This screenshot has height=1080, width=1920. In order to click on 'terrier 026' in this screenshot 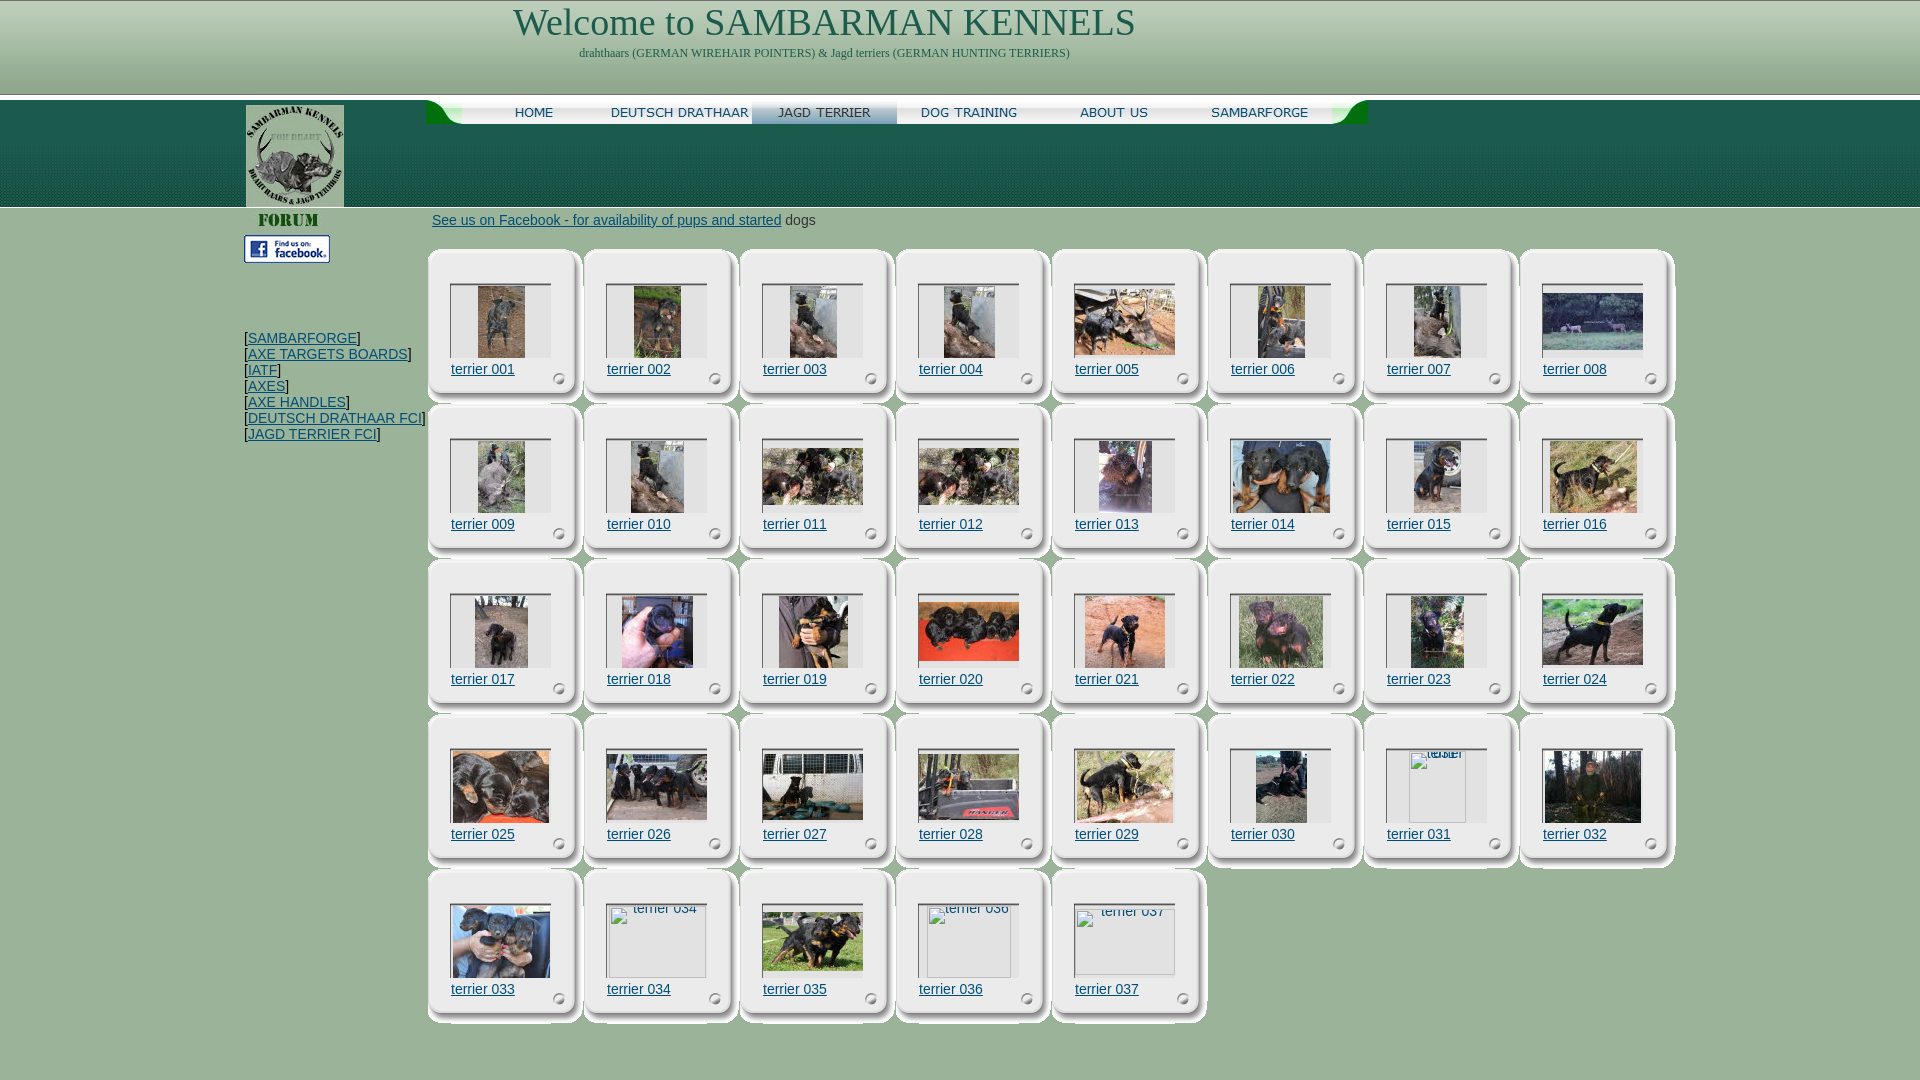, I will do `click(637, 833)`.